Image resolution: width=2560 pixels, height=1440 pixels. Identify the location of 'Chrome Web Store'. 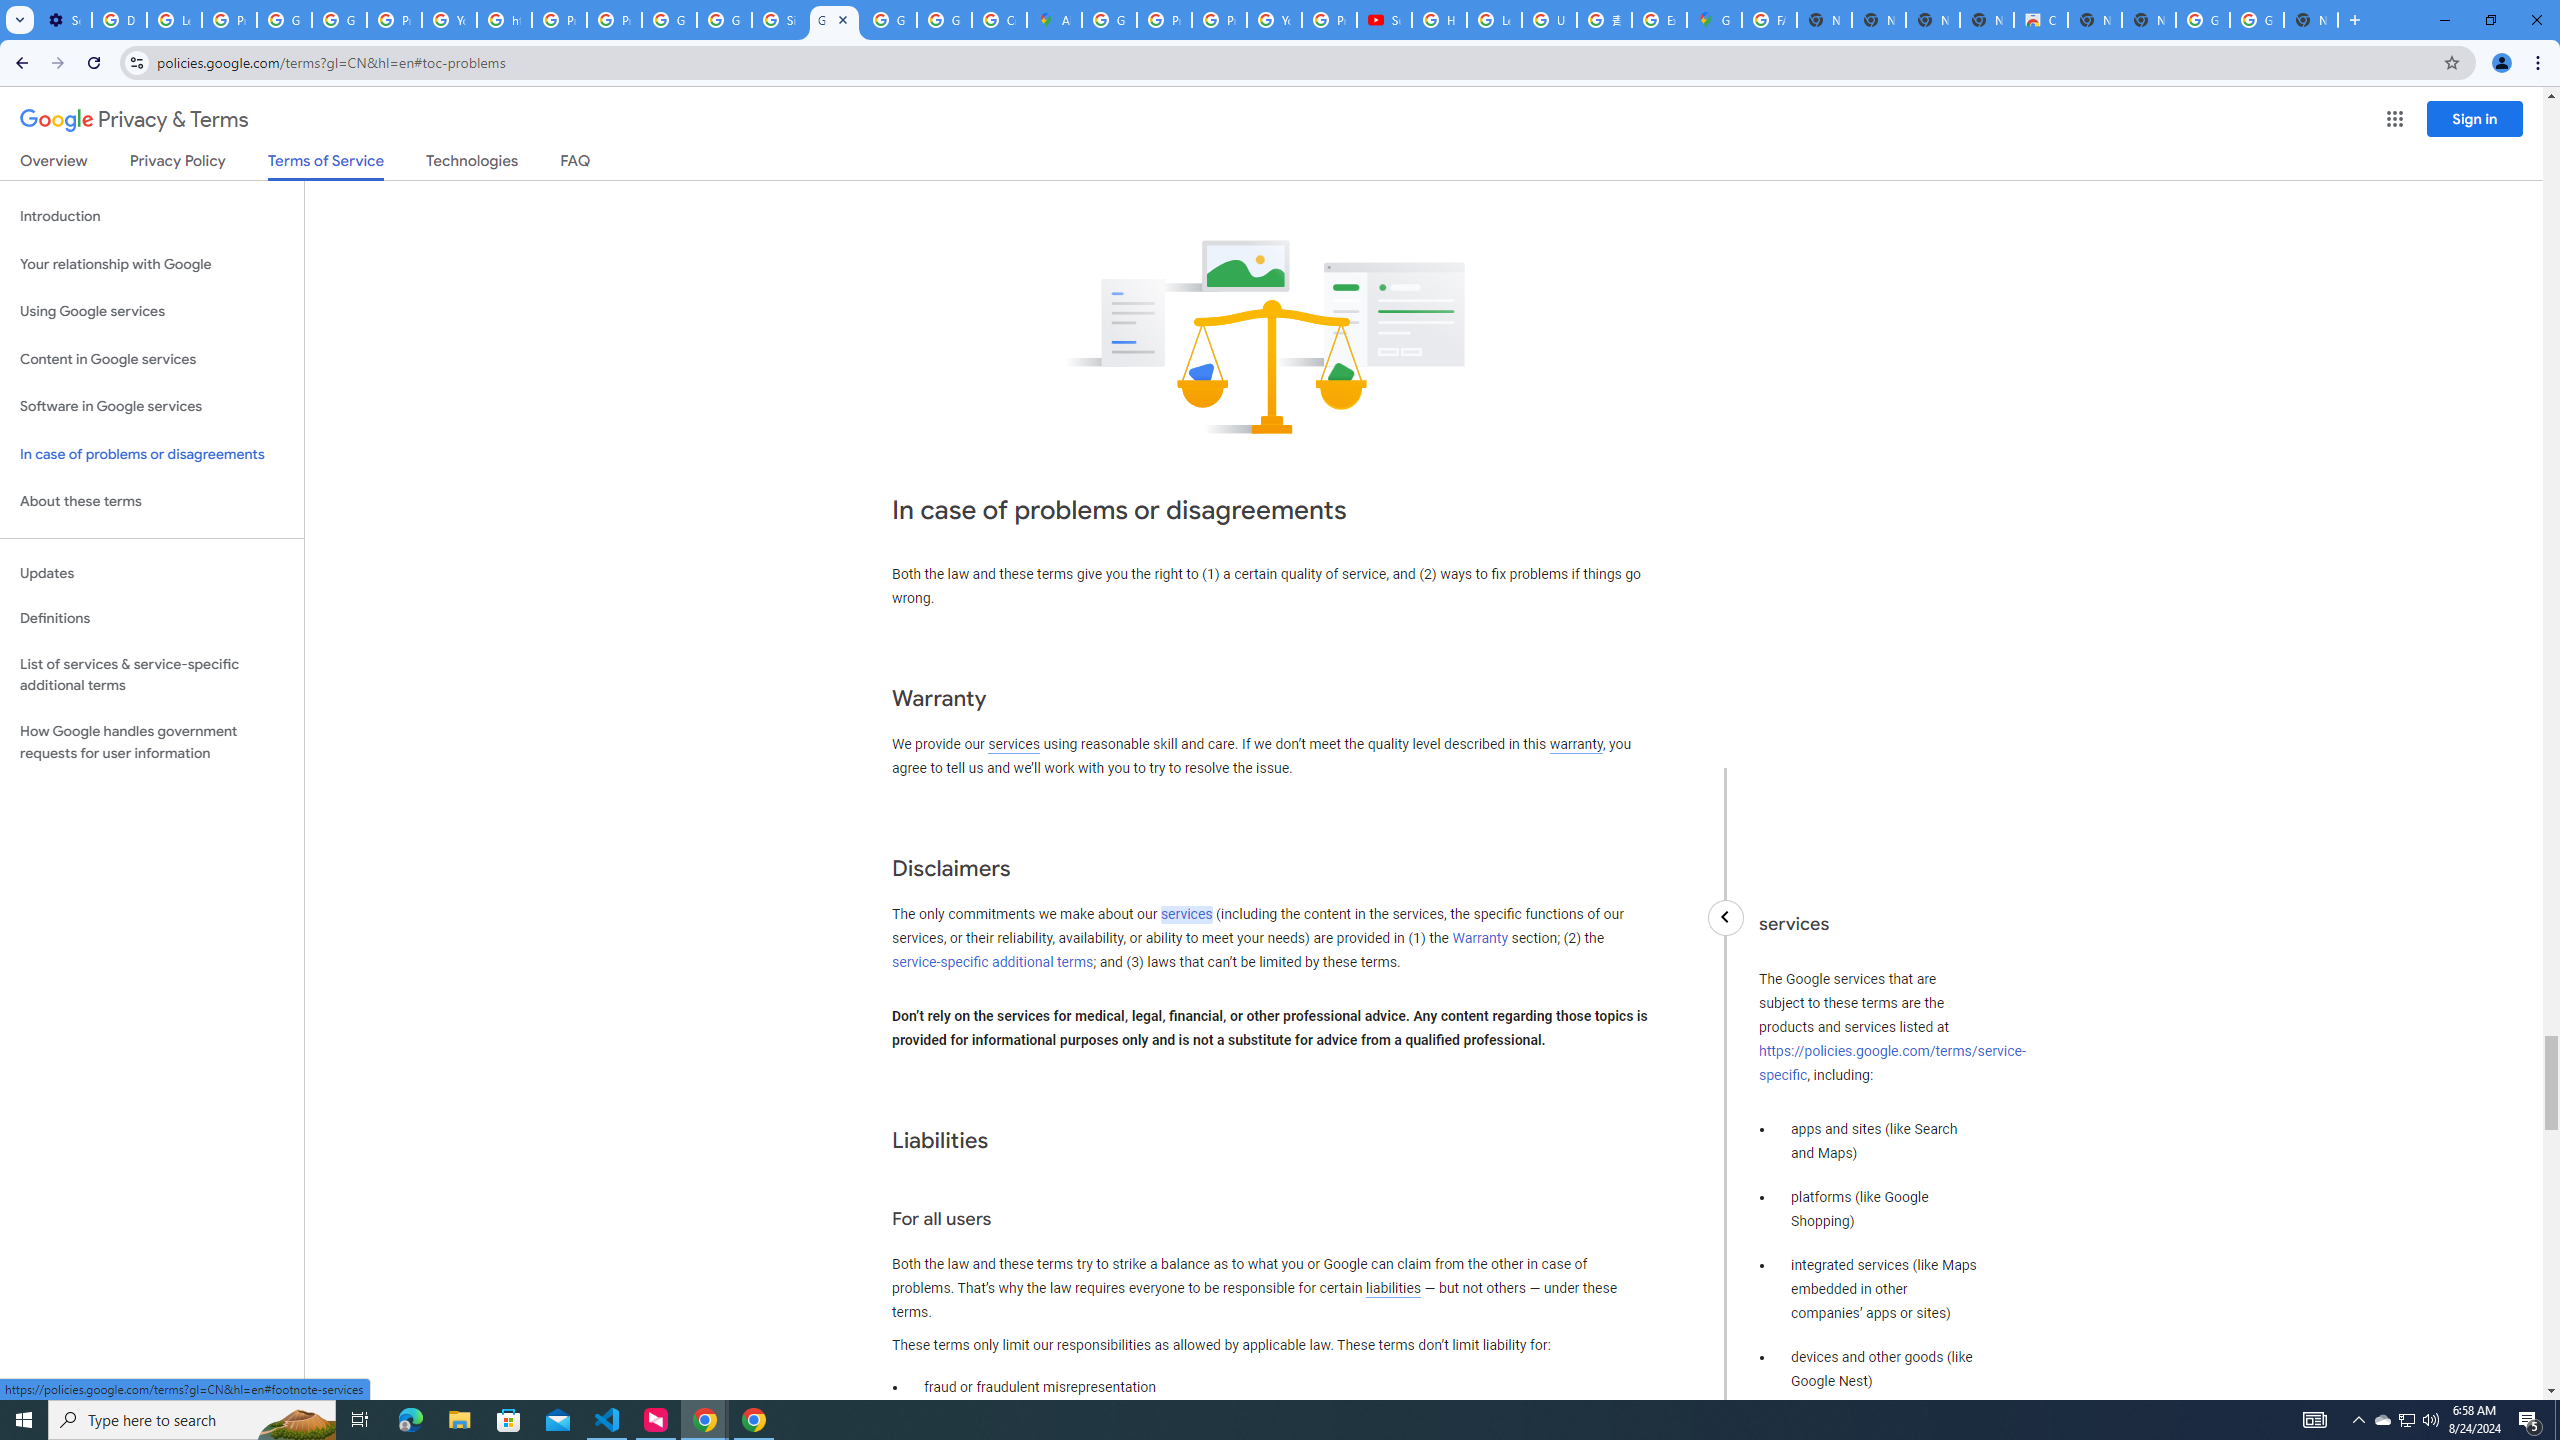
(2039, 19).